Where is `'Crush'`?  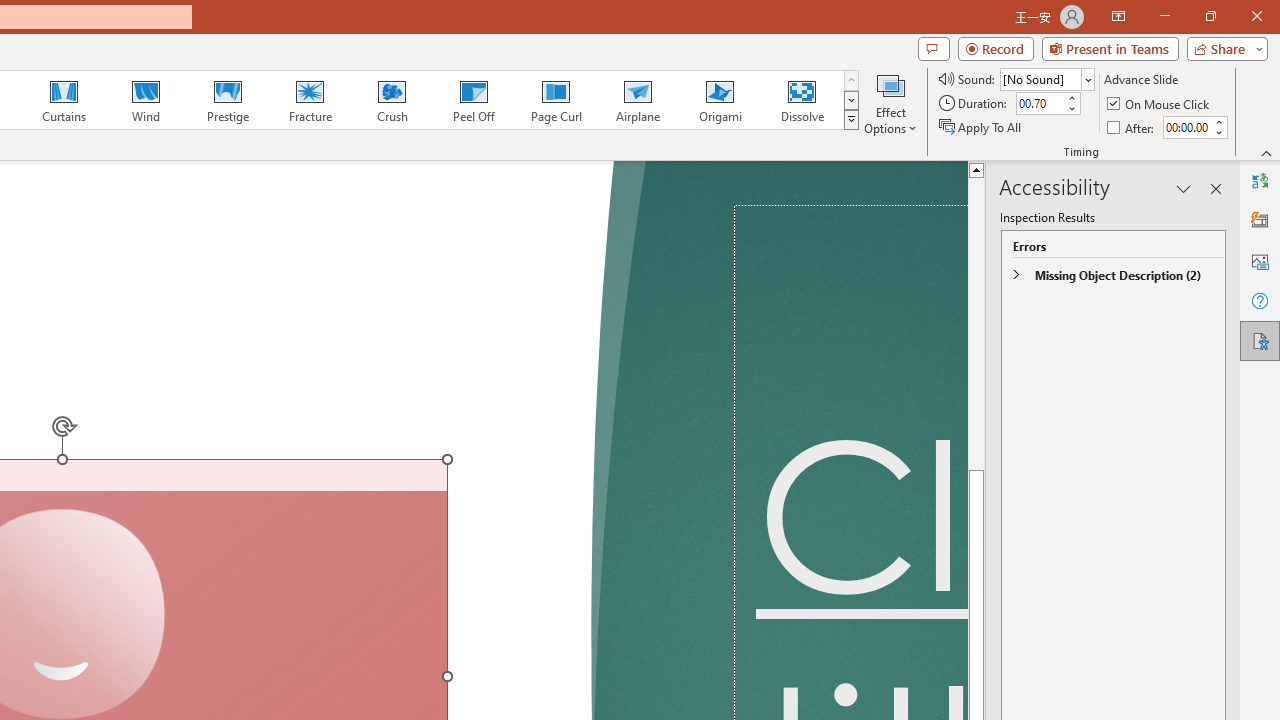 'Crush' is located at coordinates (391, 100).